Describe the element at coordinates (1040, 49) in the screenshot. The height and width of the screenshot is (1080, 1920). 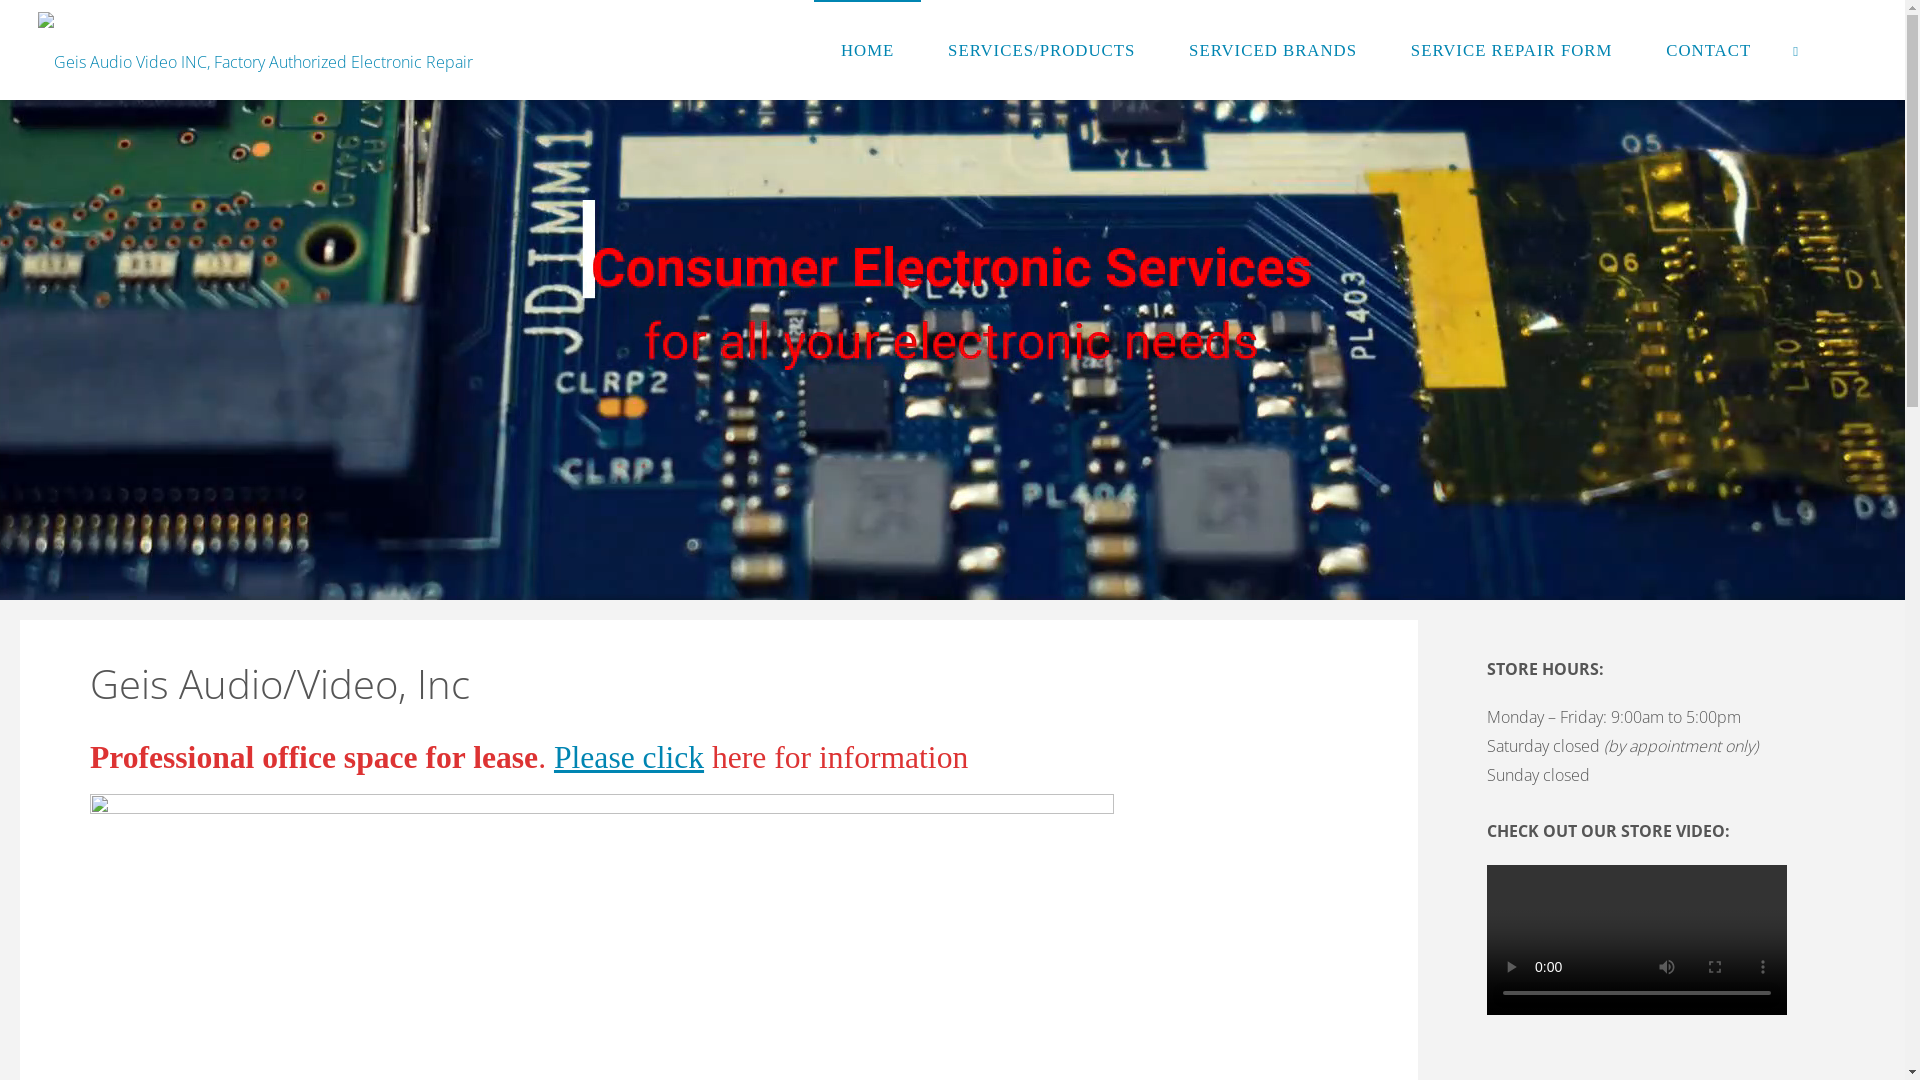
I see `'SERVICES/PRODUCTS'` at that location.